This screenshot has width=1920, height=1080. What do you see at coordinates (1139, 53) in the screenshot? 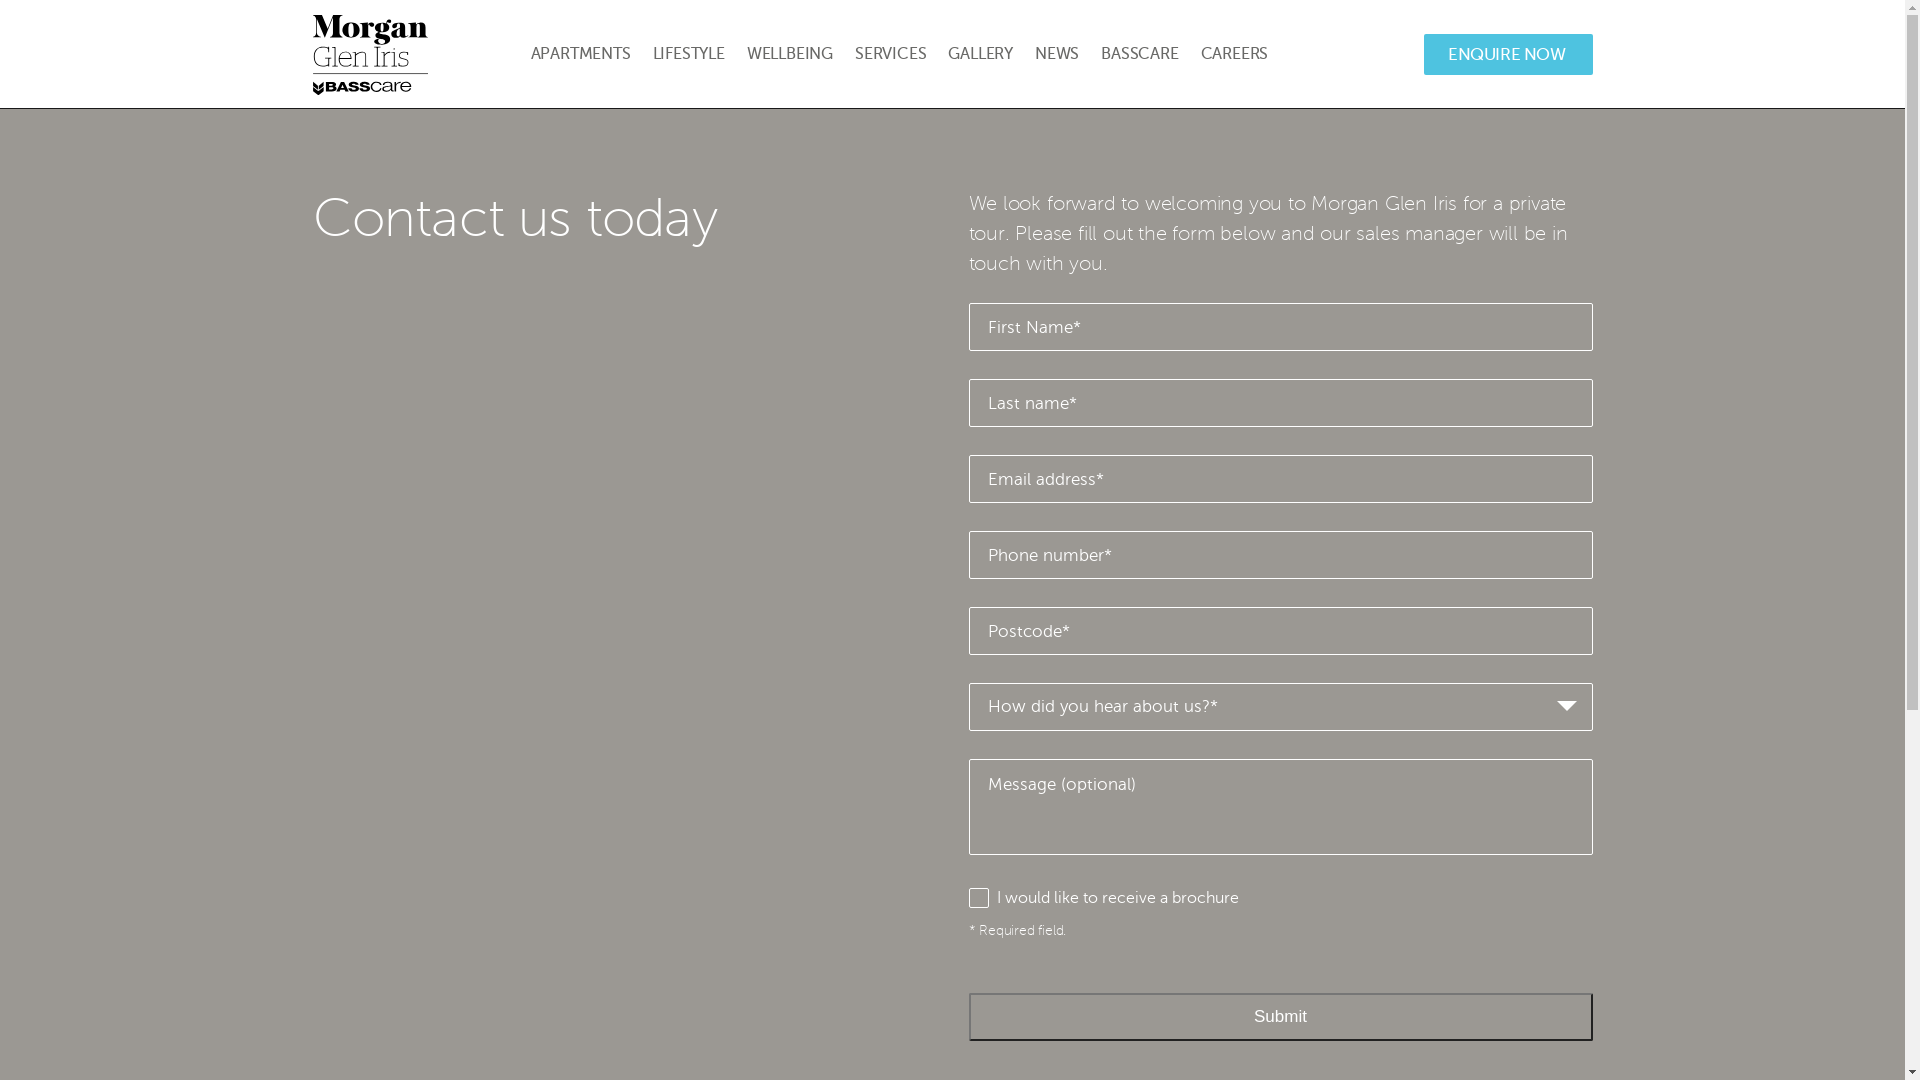
I see `'BASSCARE'` at bounding box center [1139, 53].